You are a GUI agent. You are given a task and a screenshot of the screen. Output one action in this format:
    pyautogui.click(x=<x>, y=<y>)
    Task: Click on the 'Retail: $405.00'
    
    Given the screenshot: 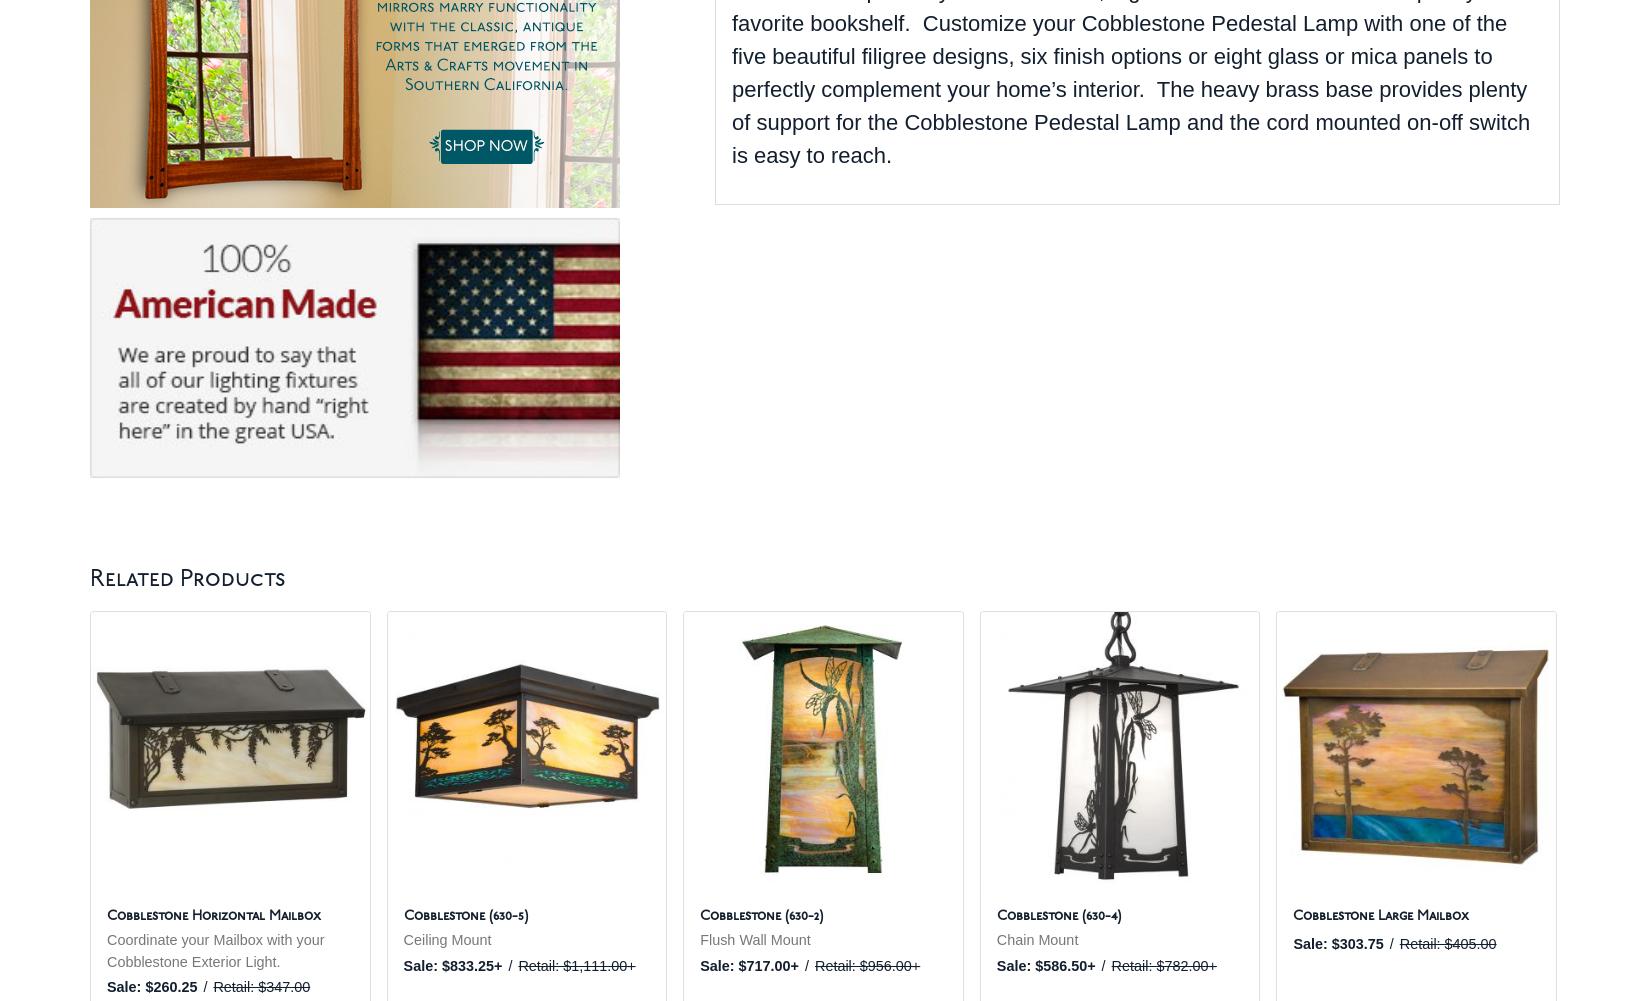 What is the action you would take?
    pyautogui.click(x=1446, y=943)
    